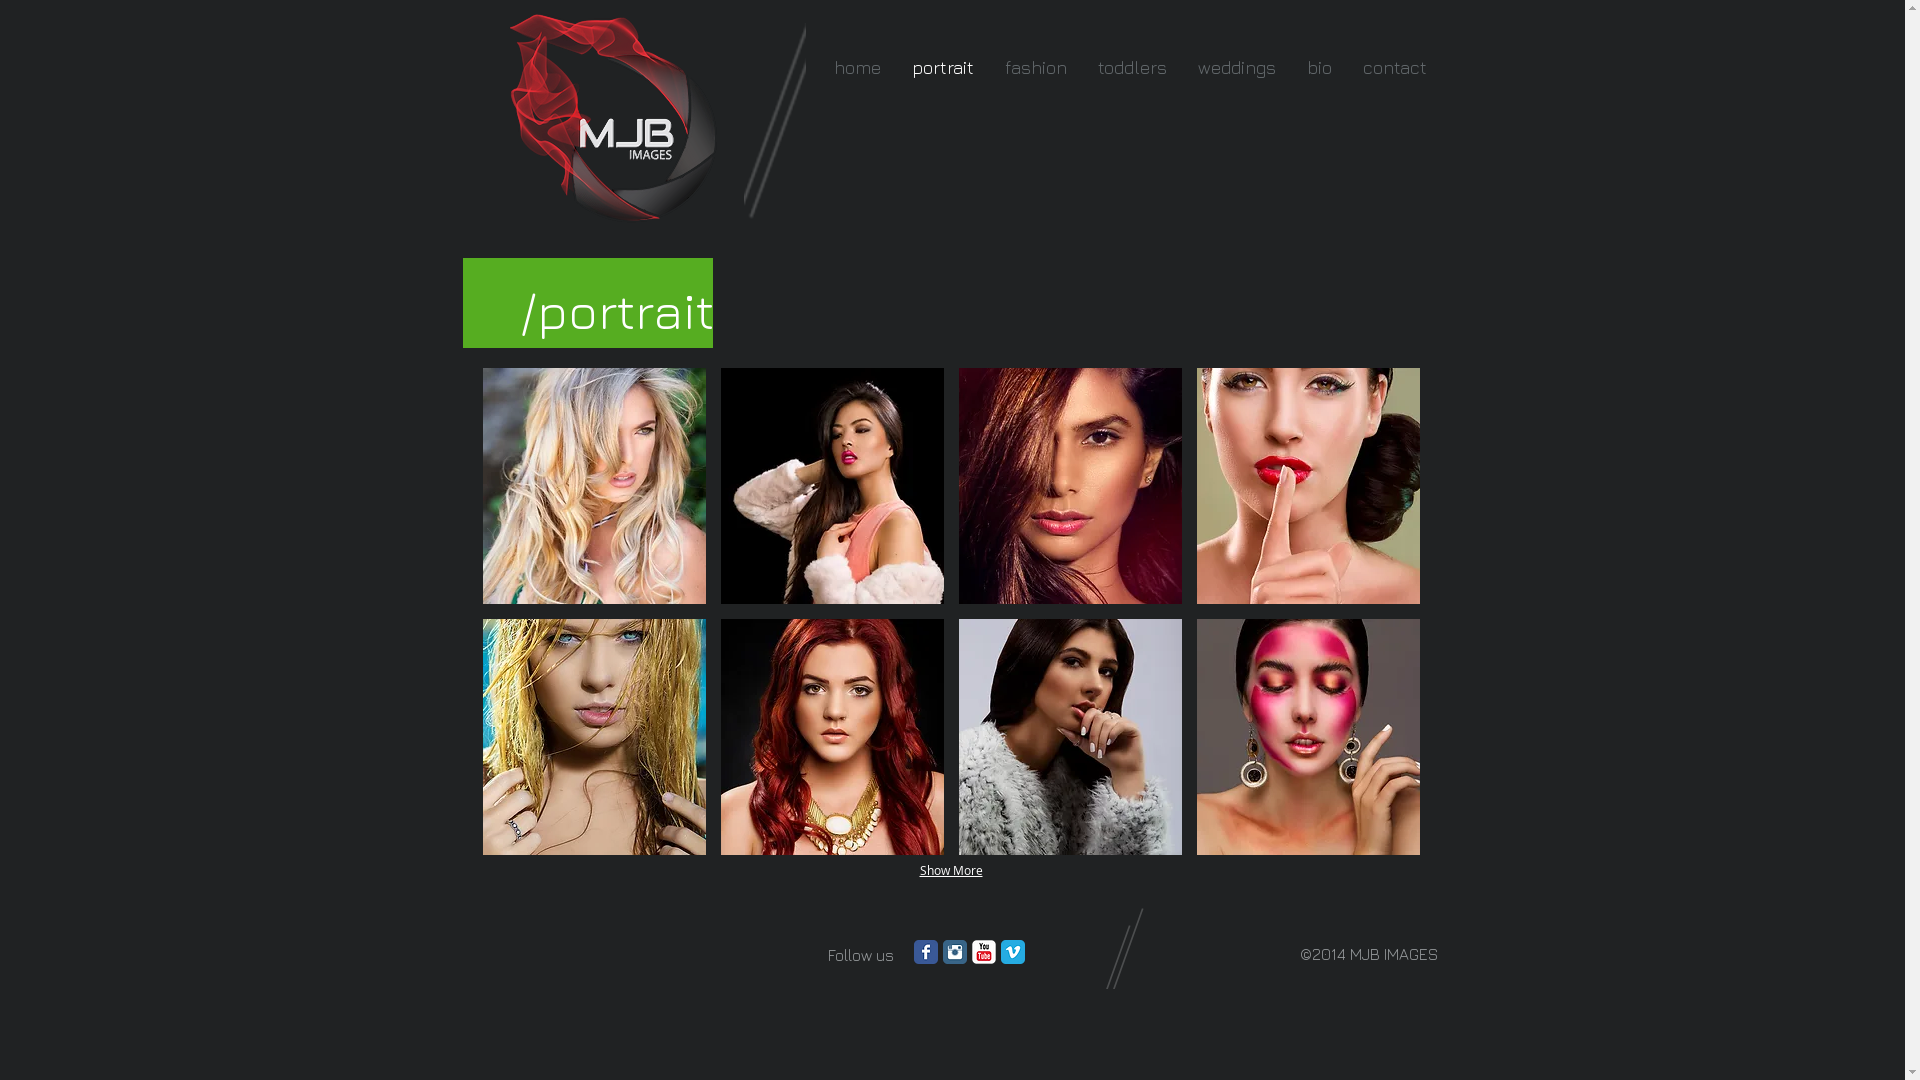 This screenshot has width=1920, height=1080. I want to click on 'weddings', so click(1235, 66).